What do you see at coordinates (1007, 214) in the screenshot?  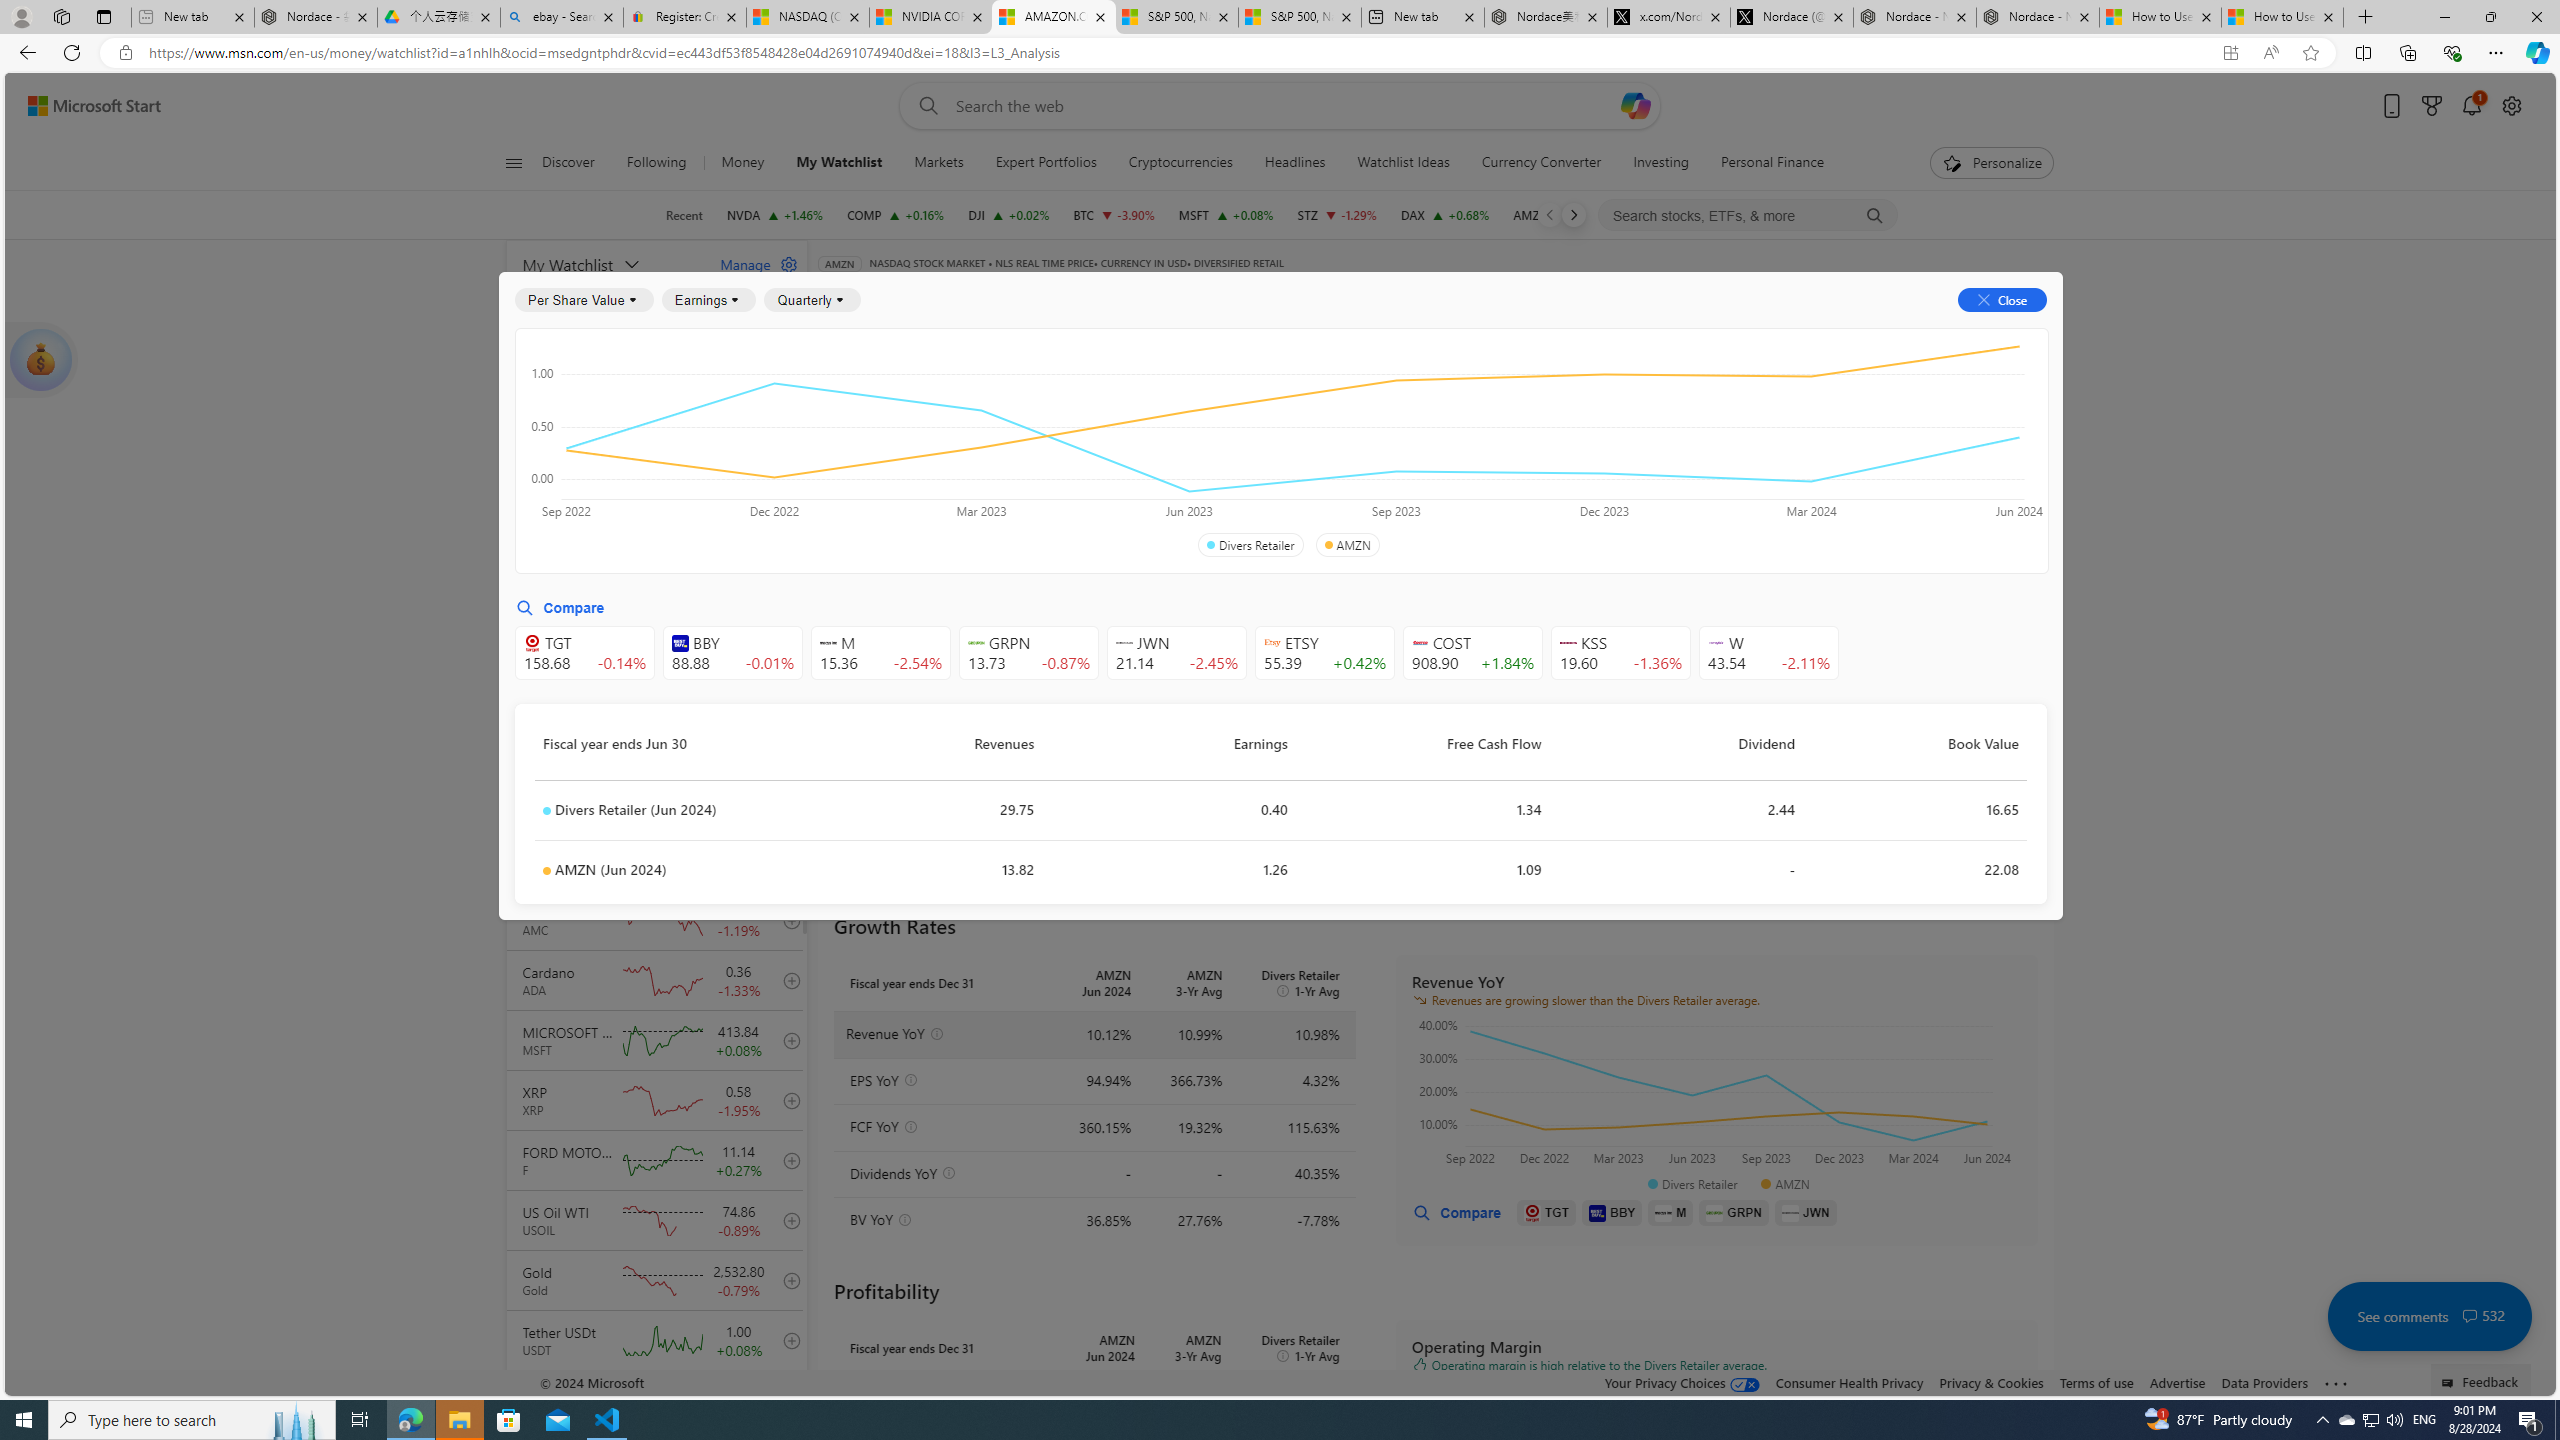 I see `'DJI DOW increase 41,250.50 +9.98 +0.02%'` at bounding box center [1007, 214].